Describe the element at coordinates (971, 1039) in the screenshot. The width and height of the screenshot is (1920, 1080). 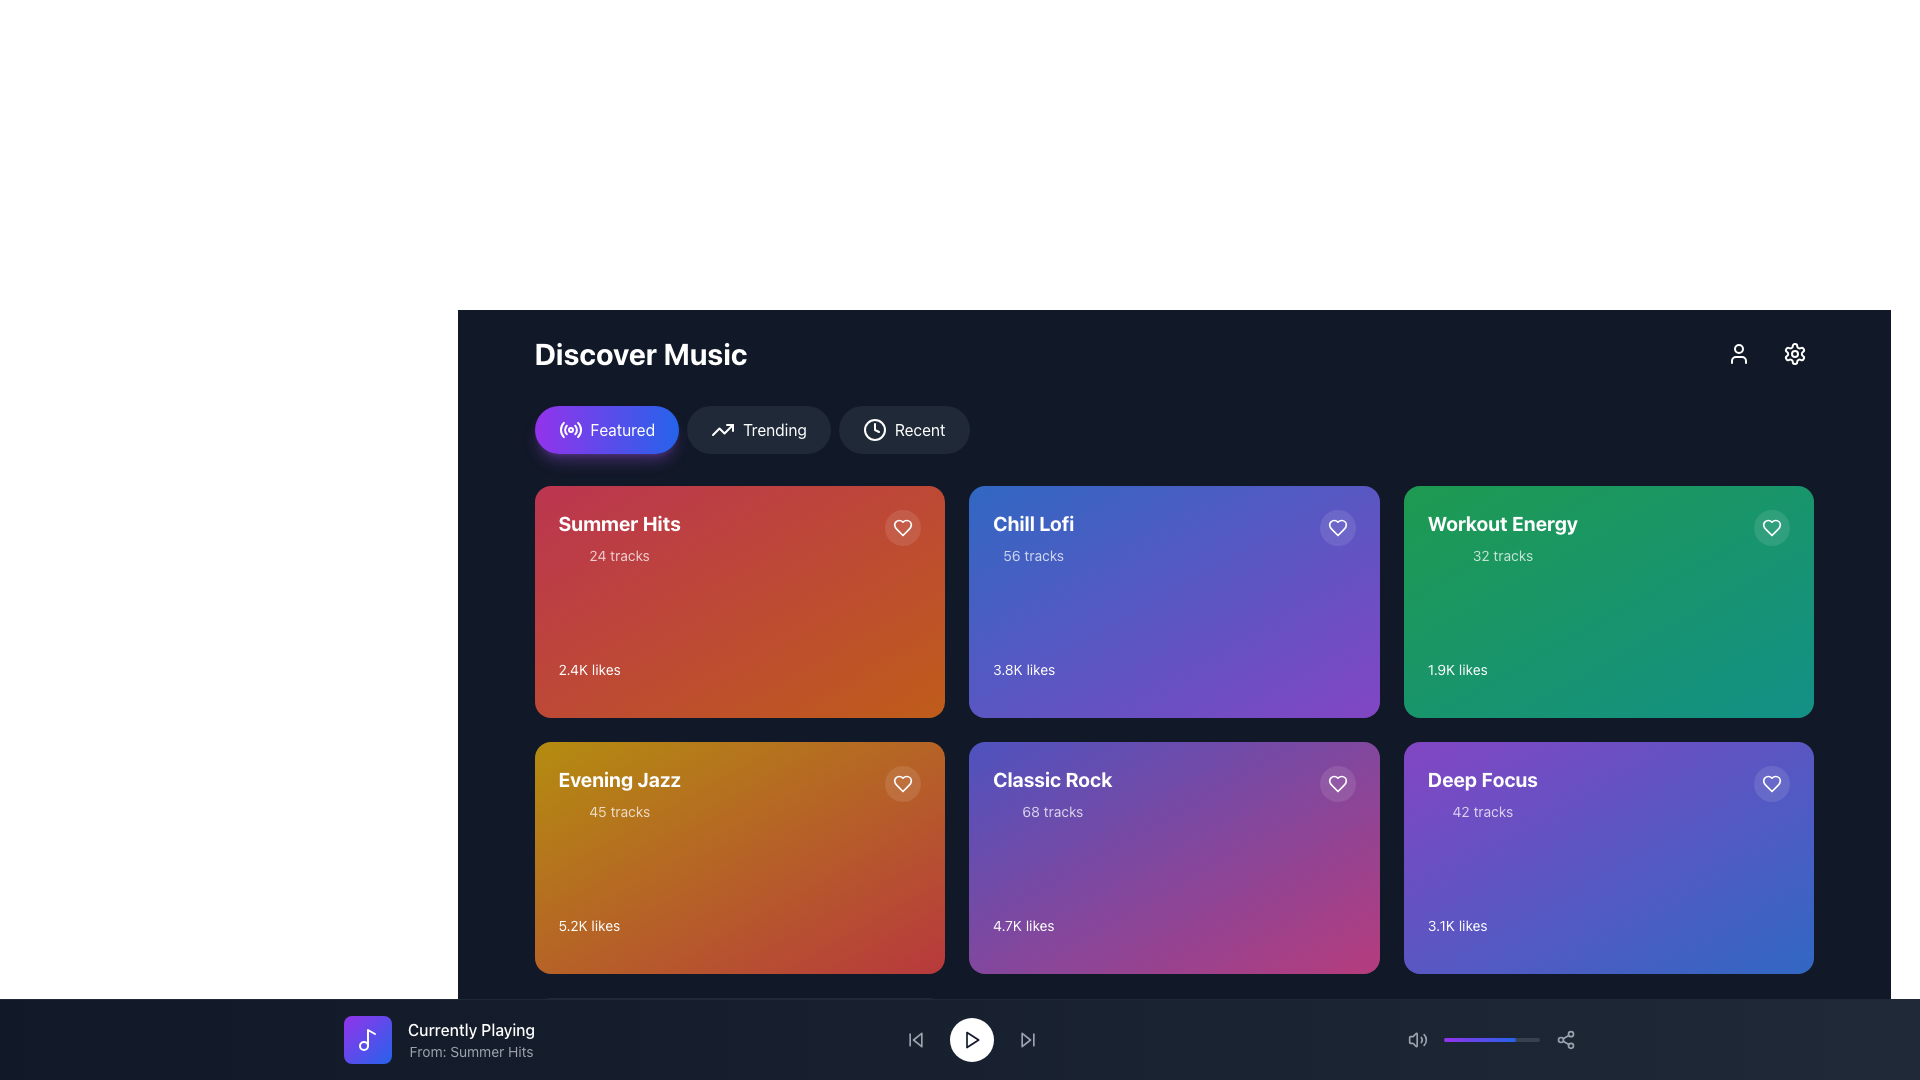
I see `the circular button with a white background and black play icon located in the bottom center of the interface to observe its hover effect` at that location.